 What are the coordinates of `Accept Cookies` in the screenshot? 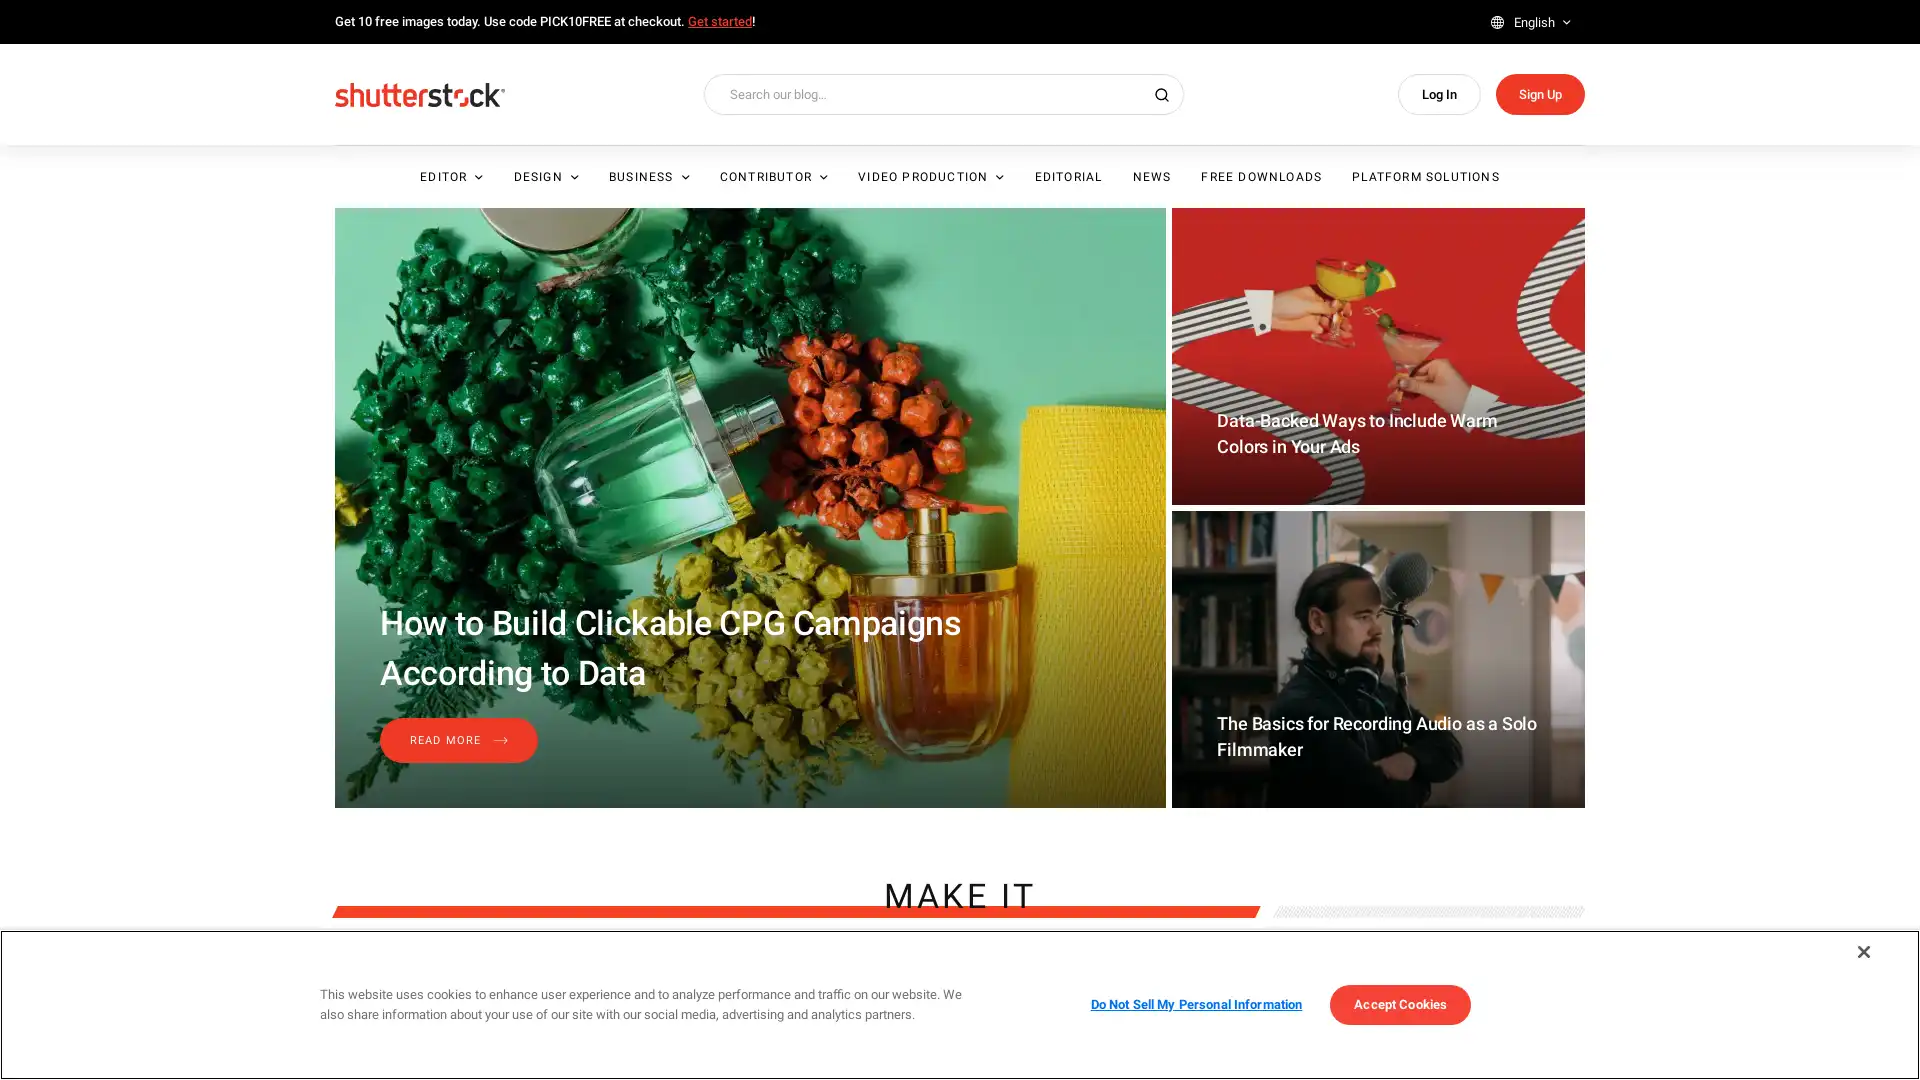 It's located at (1399, 1004).